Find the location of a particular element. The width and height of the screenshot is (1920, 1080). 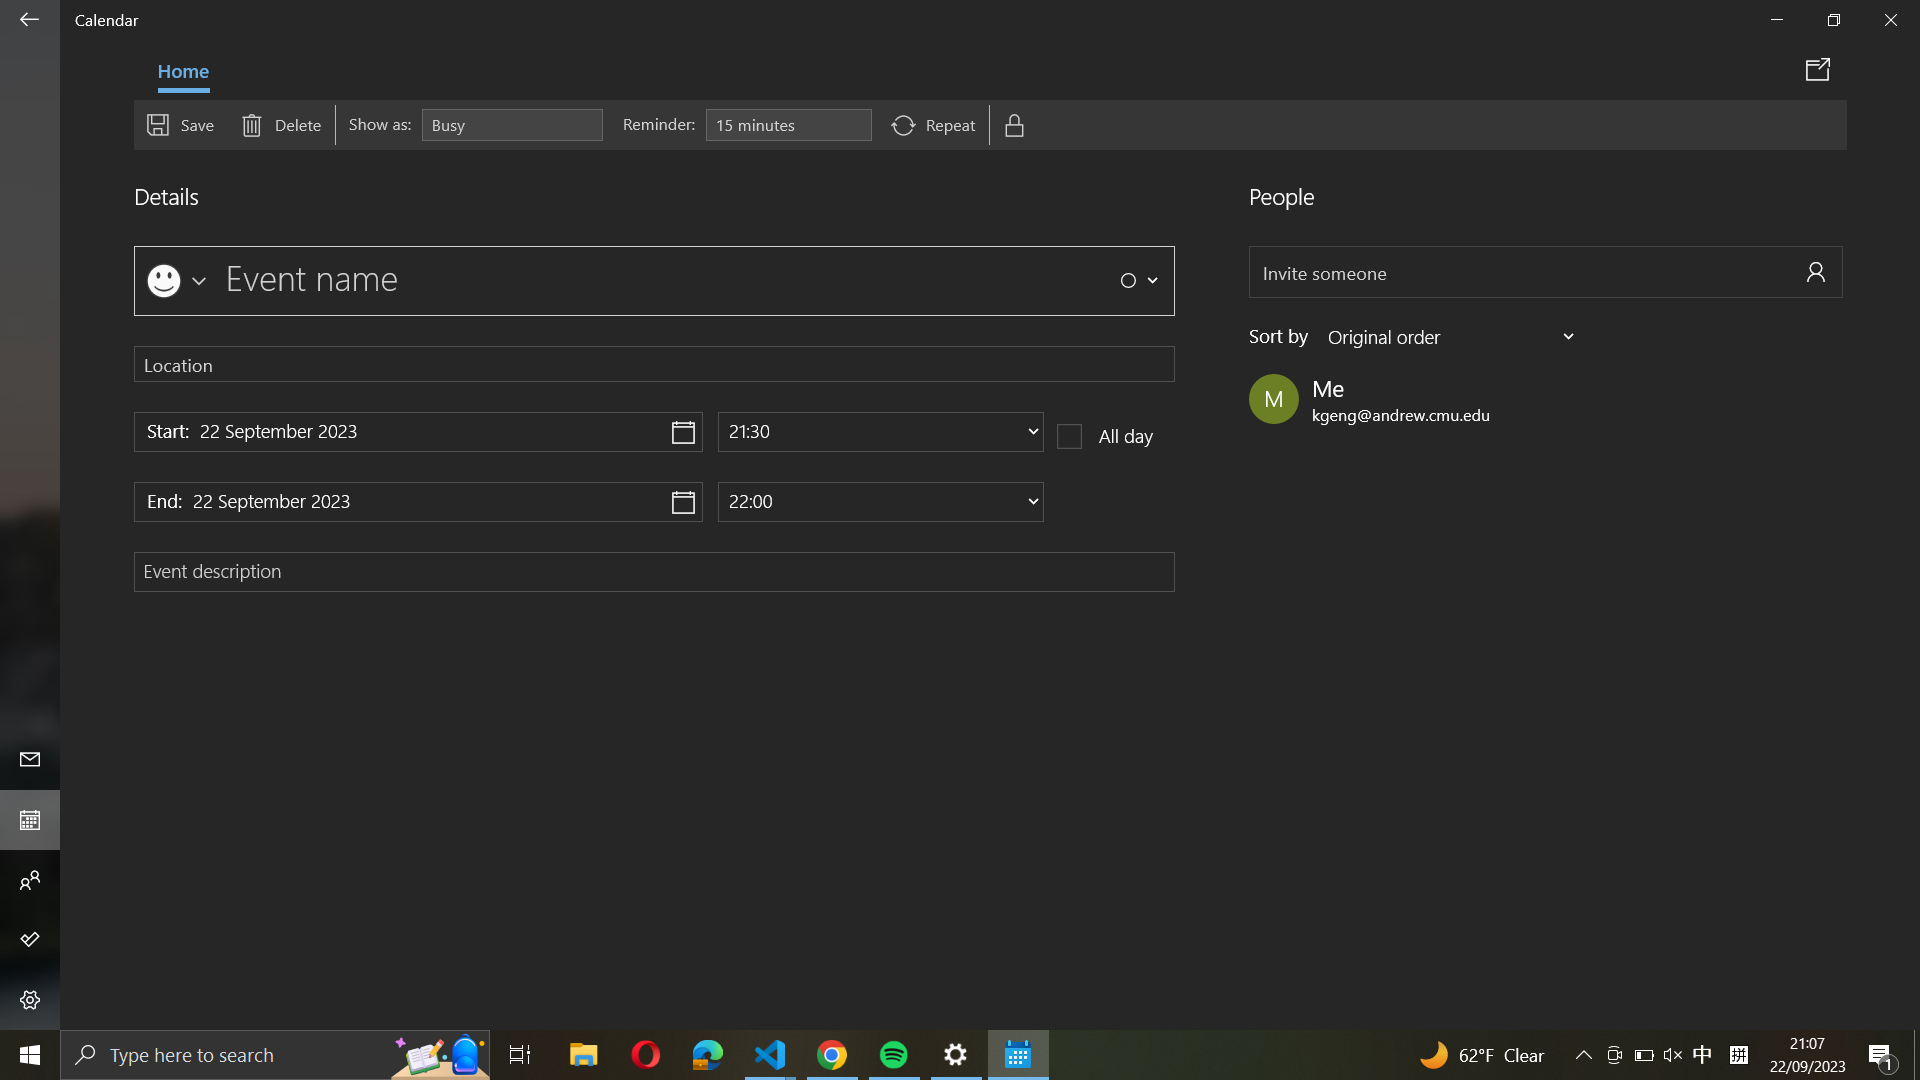

Click the start date icon is located at coordinates (417, 431).